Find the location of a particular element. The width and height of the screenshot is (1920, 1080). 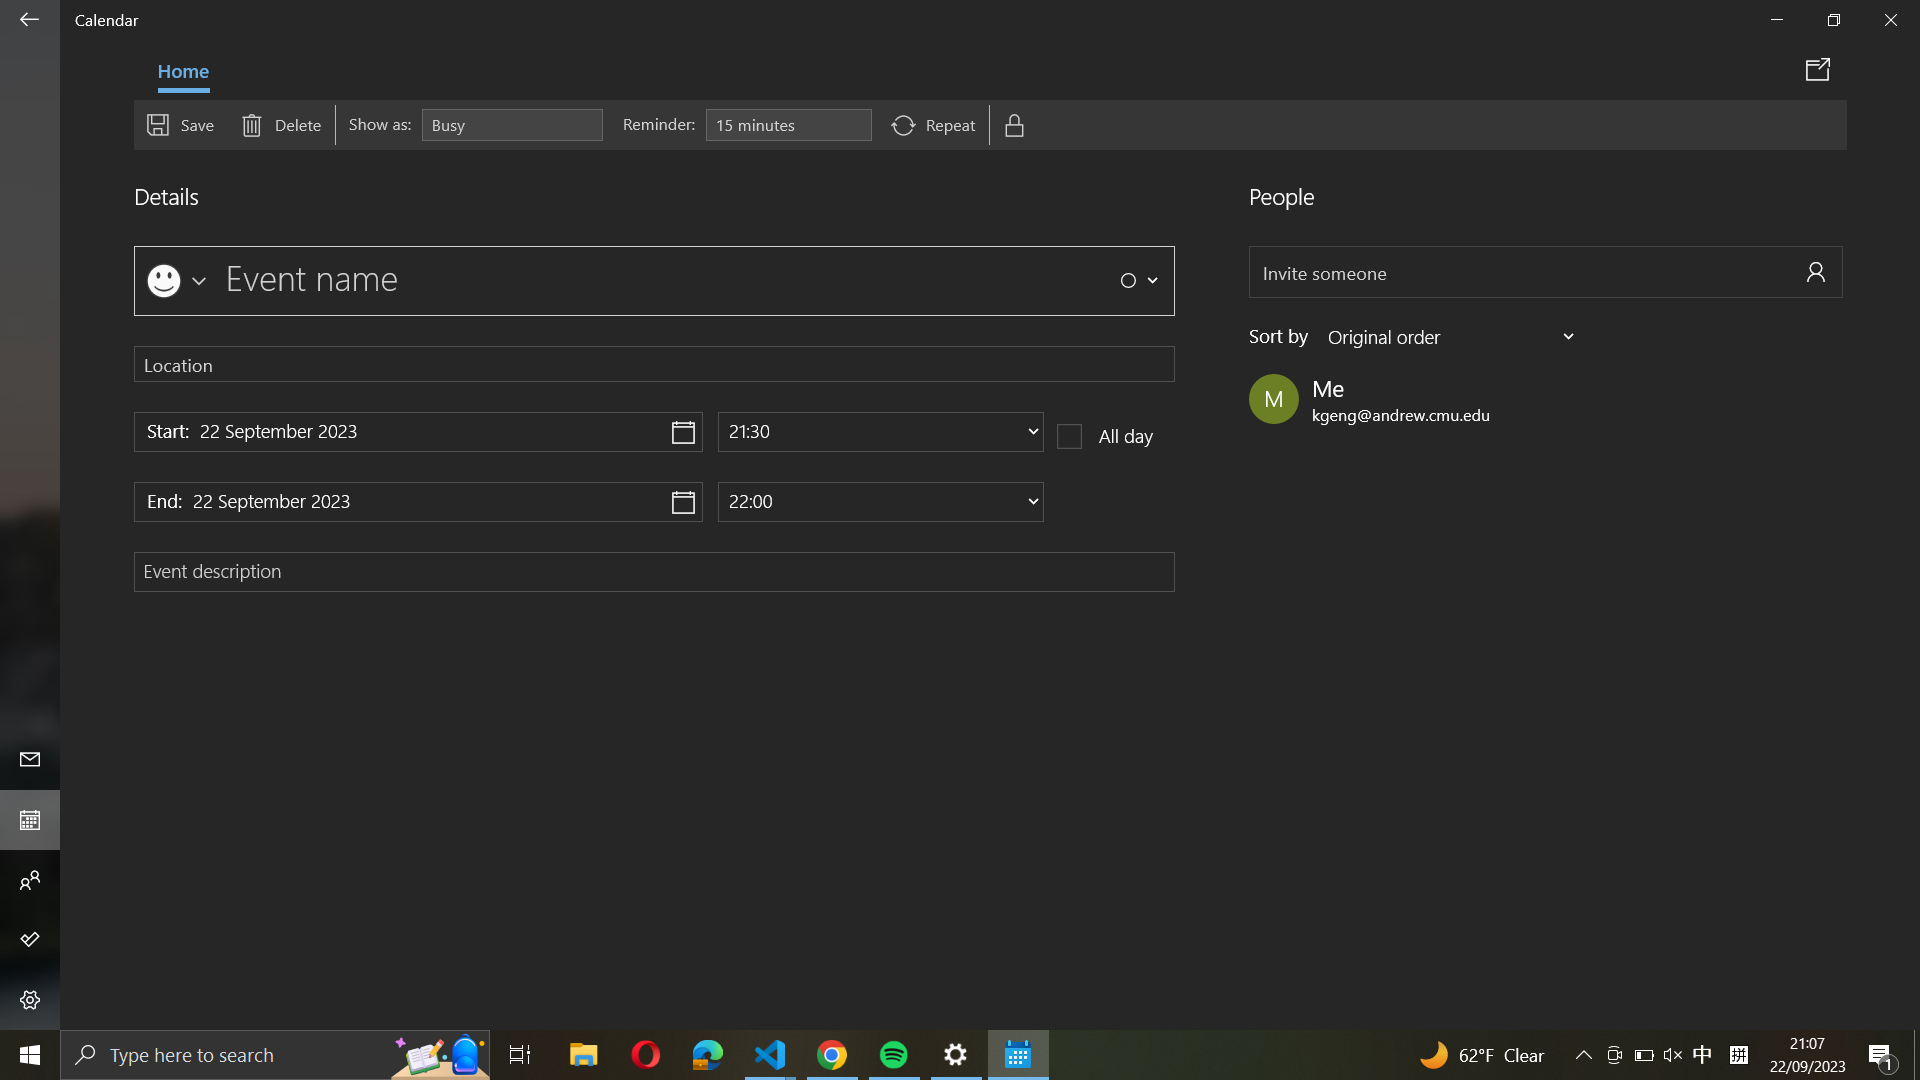

Click the start date icon is located at coordinates (417, 431).